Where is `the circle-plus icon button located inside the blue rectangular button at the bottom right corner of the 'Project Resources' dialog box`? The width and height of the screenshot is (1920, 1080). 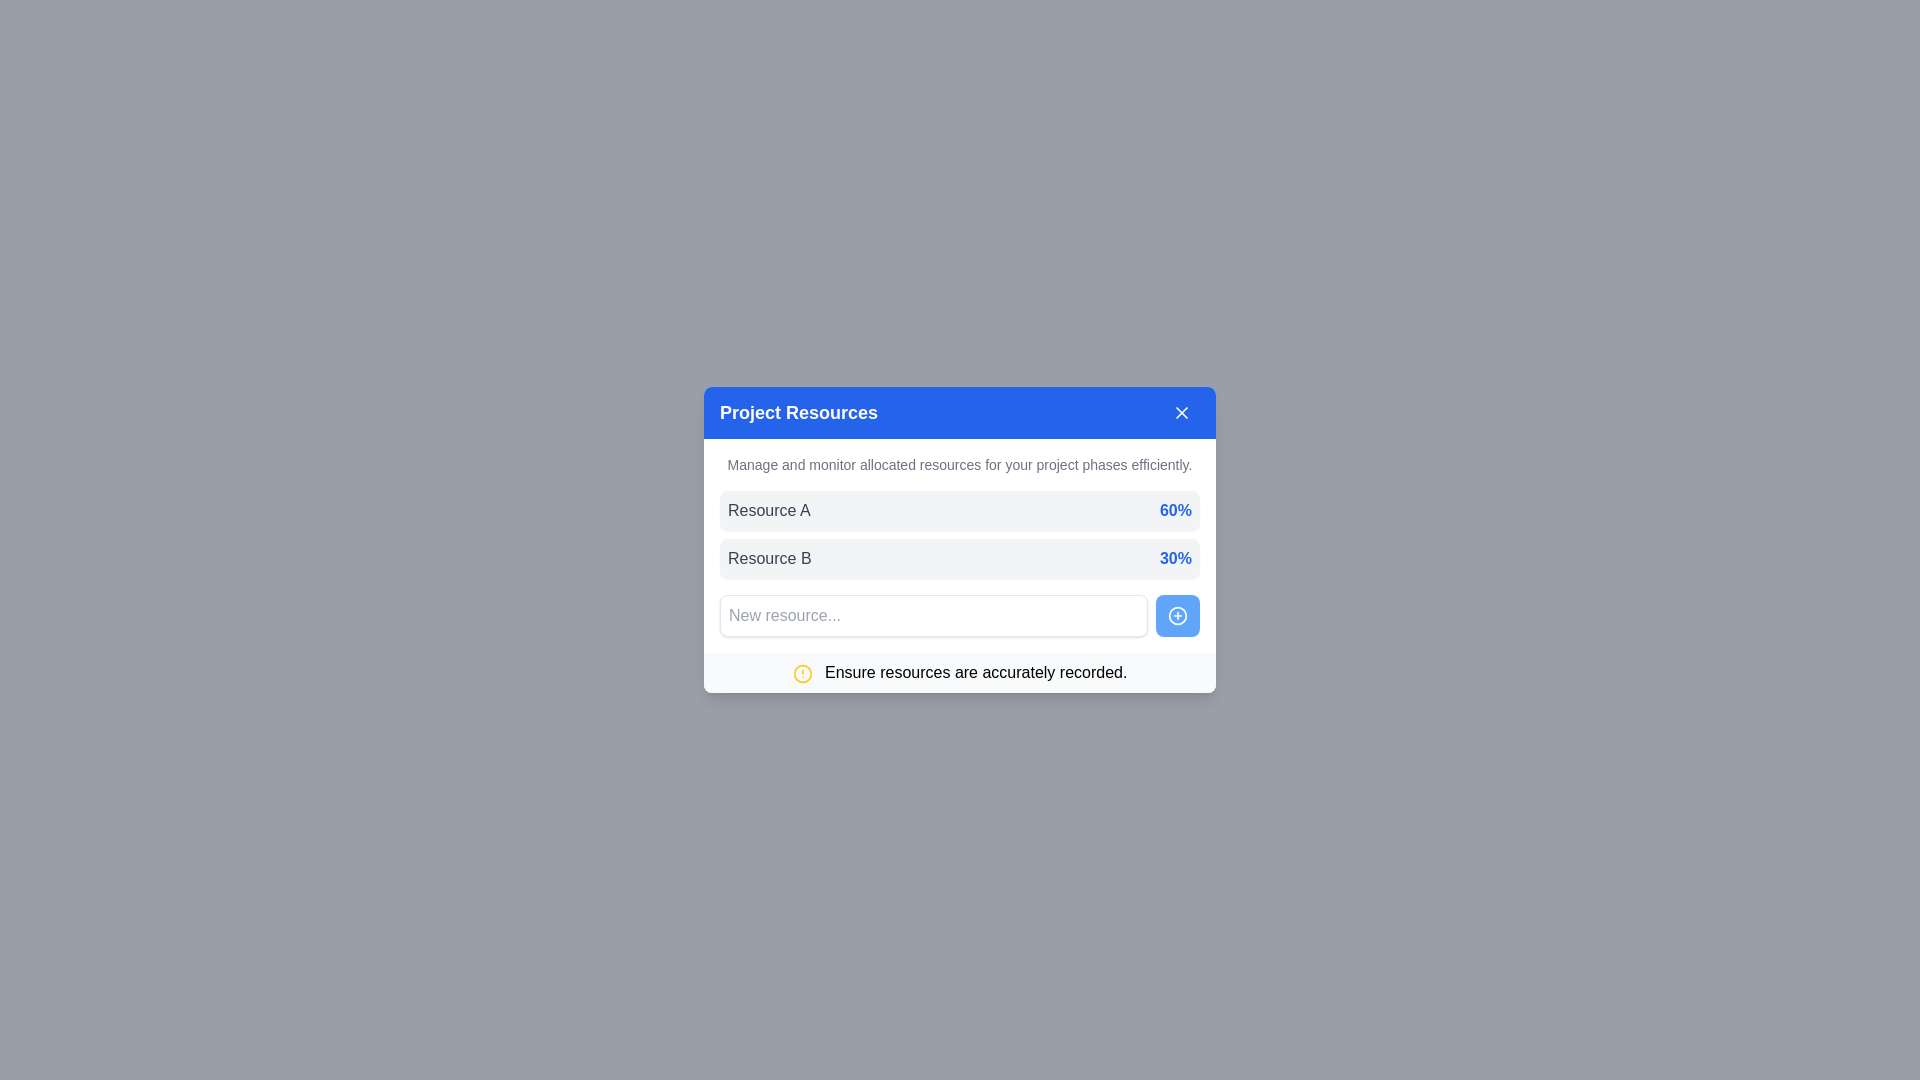 the circle-plus icon button located inside the blue rectangular button at the bottom right corner of the 'Project Resources' dialog box is located at coordinates (1177, 615).